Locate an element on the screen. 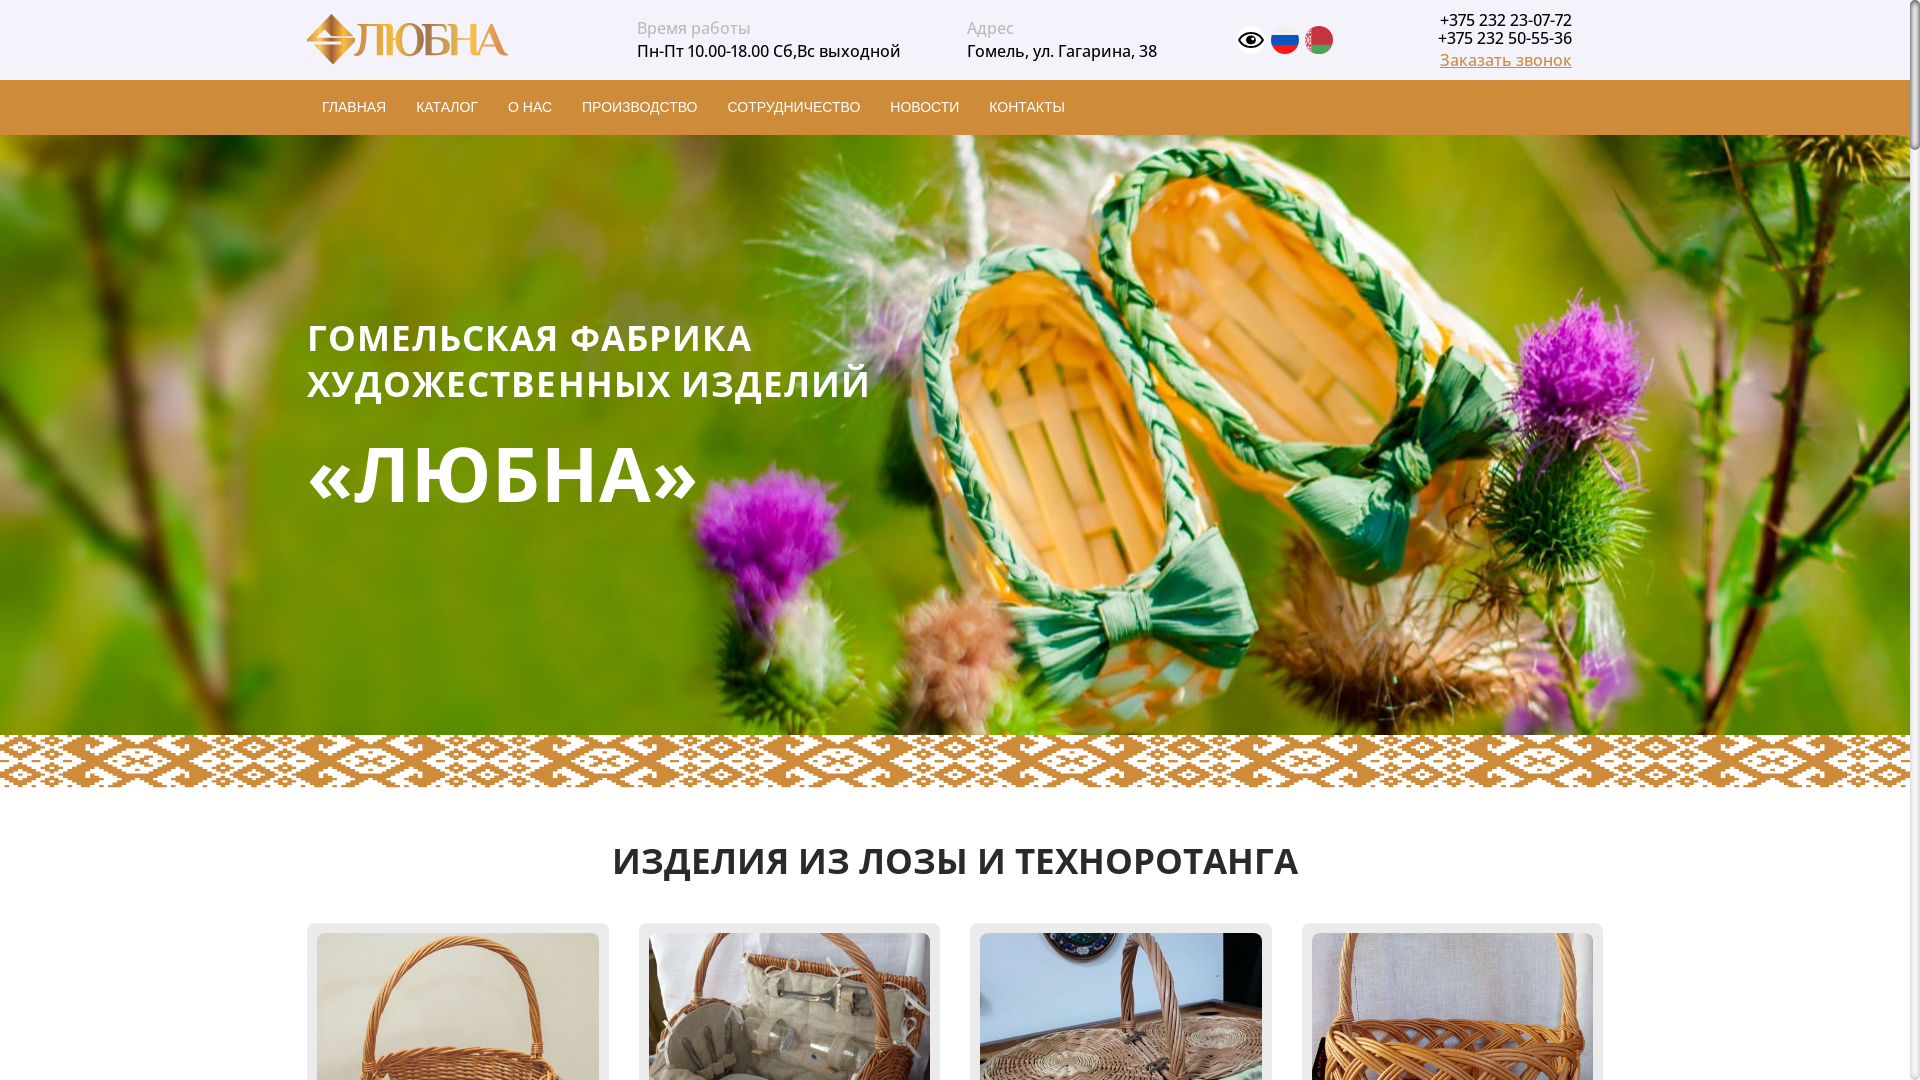  '+375 232 23-07-72' is located at coordinates (1506, 19).